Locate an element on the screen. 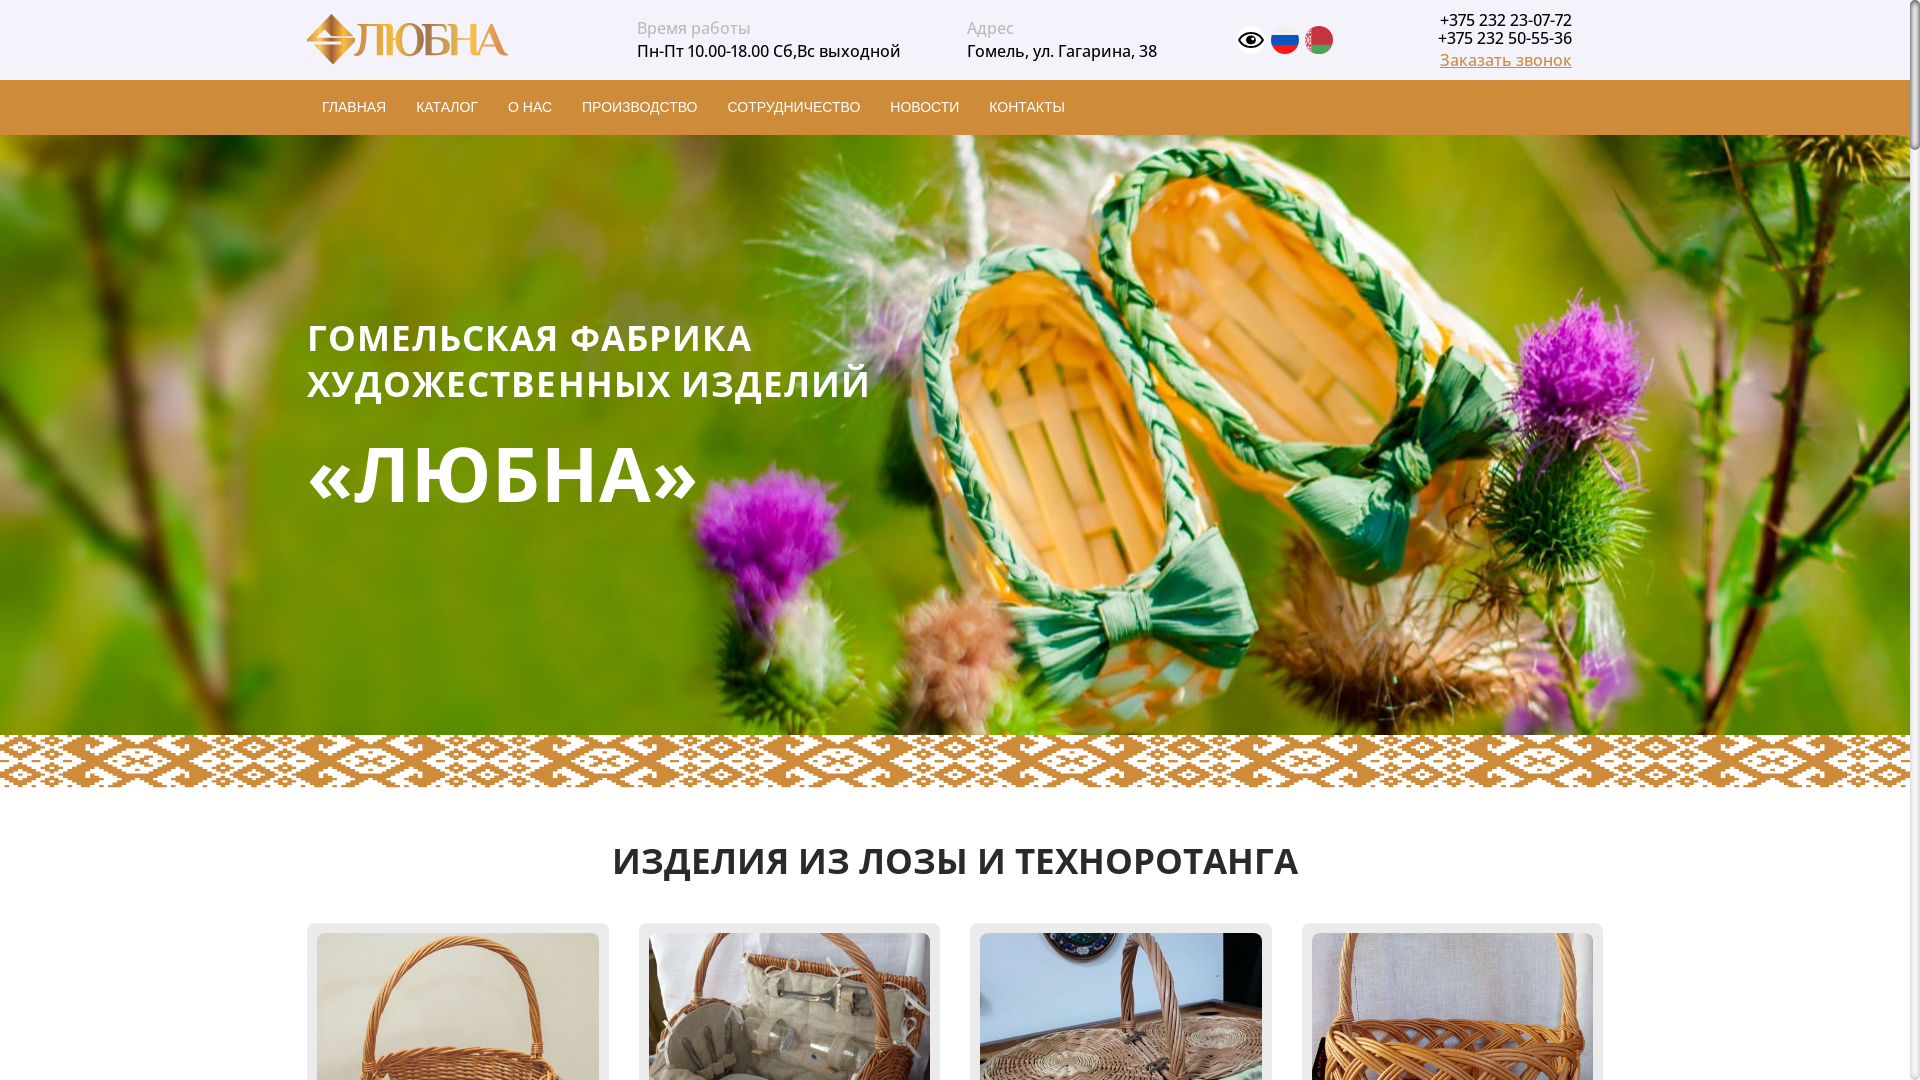  '+375 232 23-07-72' is located at coordinates (1506, 19).